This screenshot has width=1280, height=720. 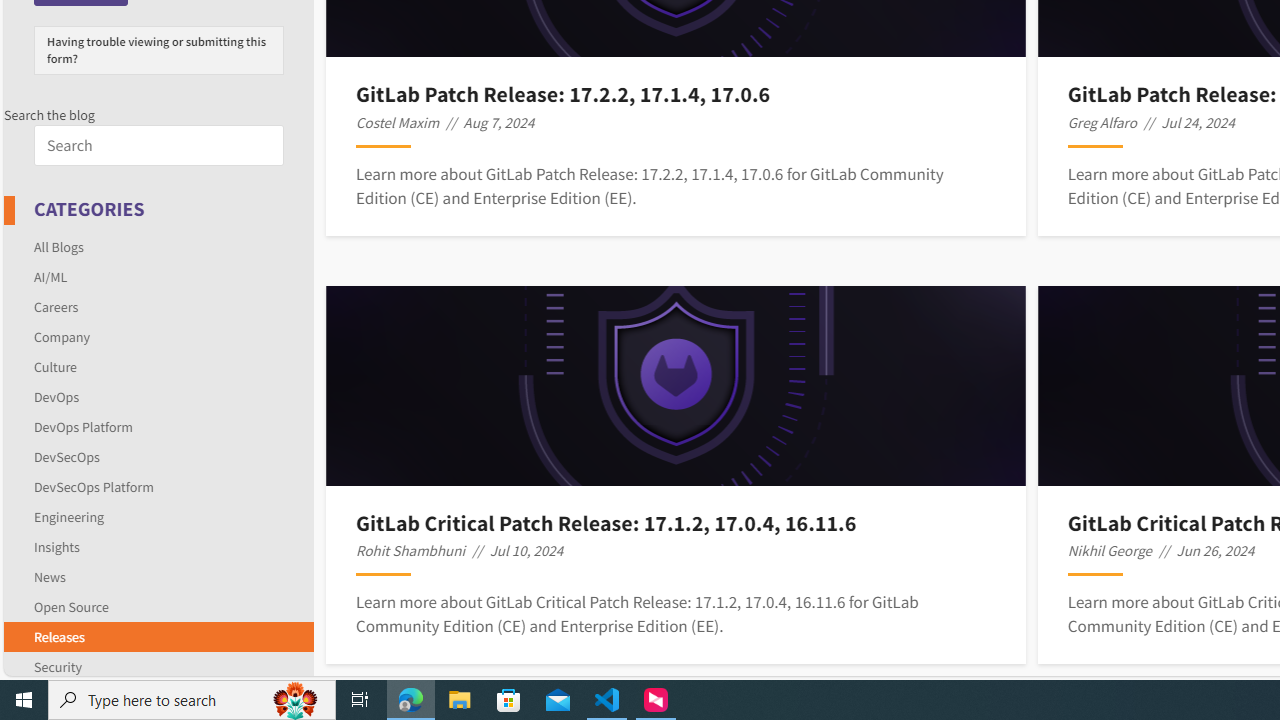 What do you see at coordinates (676, 385) in the screenshot?
I see `'Post Image'` at bounding box center [676, 385].